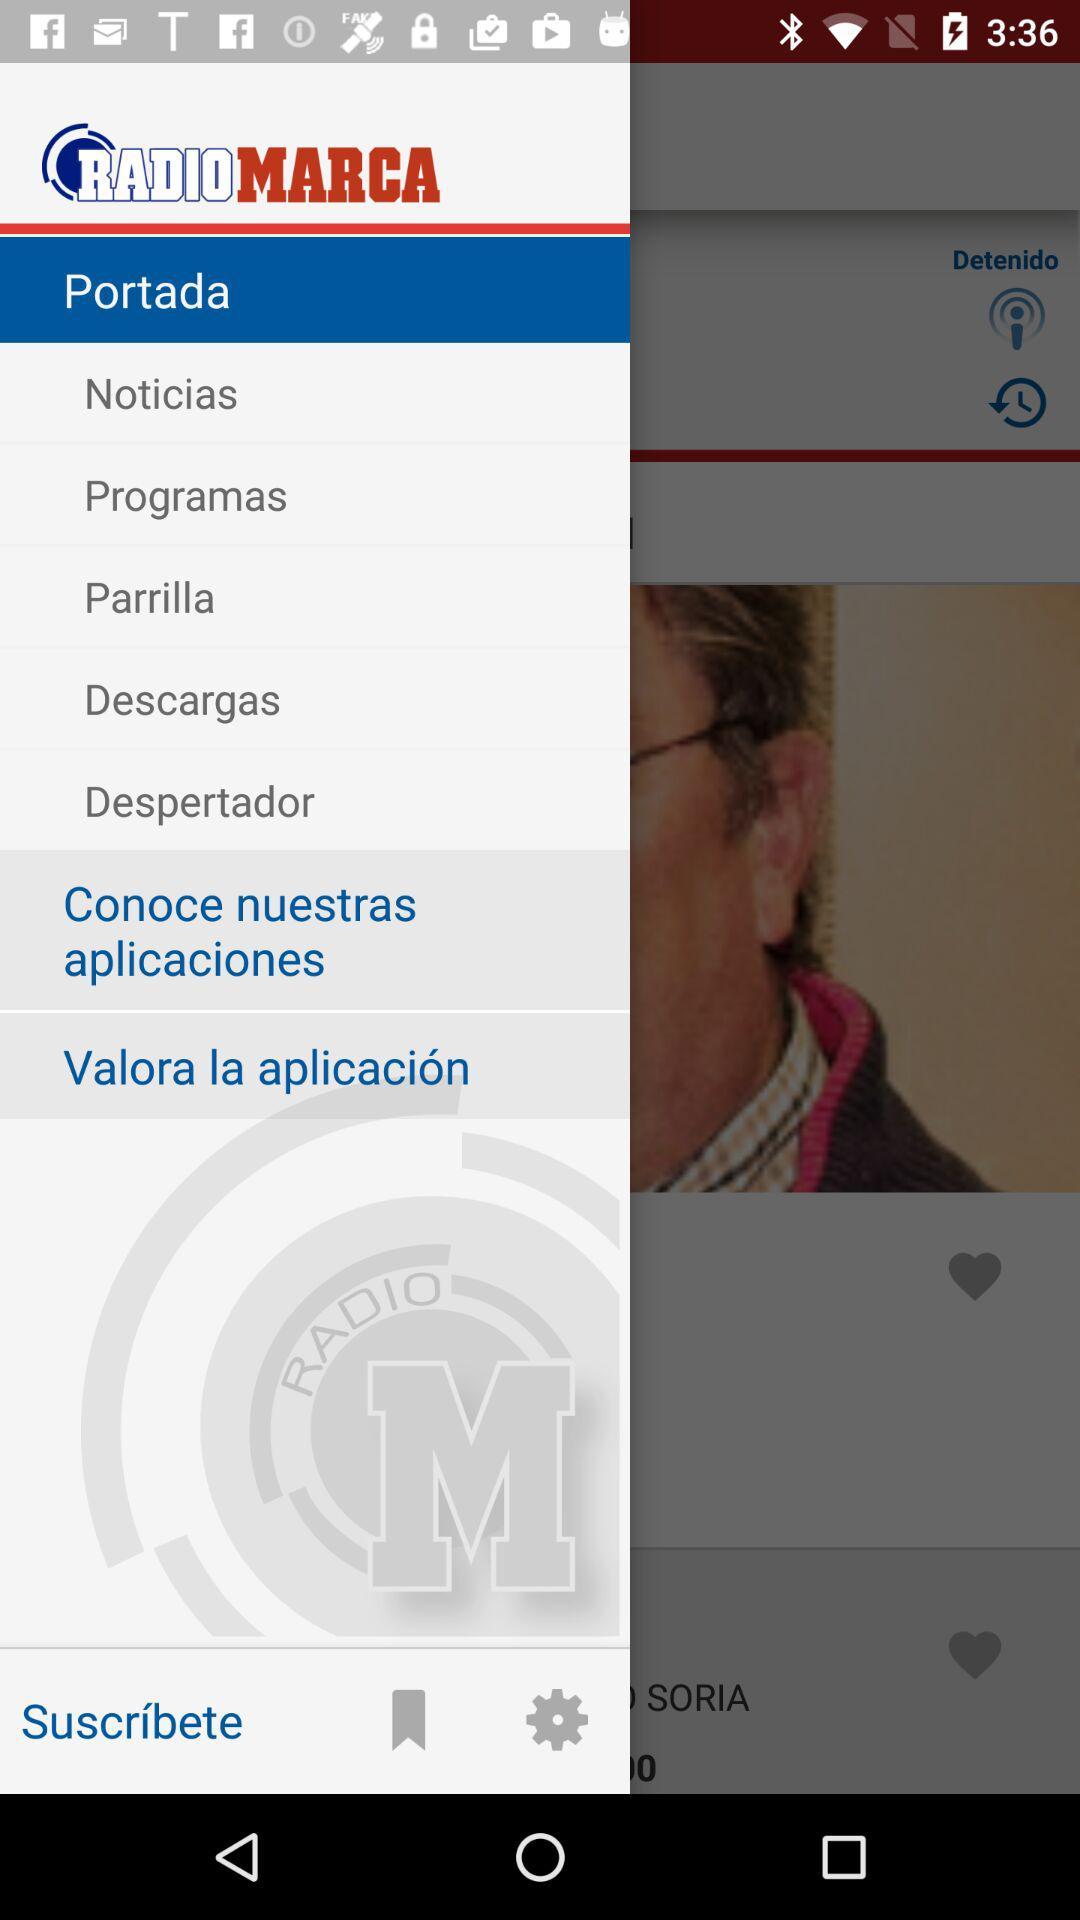 The height and width of the screenshot is (1920, 1080). Describe the element at coordinates (408, 1719) in the screenshot. I see `the icon which is left to the settings icon` at that location.